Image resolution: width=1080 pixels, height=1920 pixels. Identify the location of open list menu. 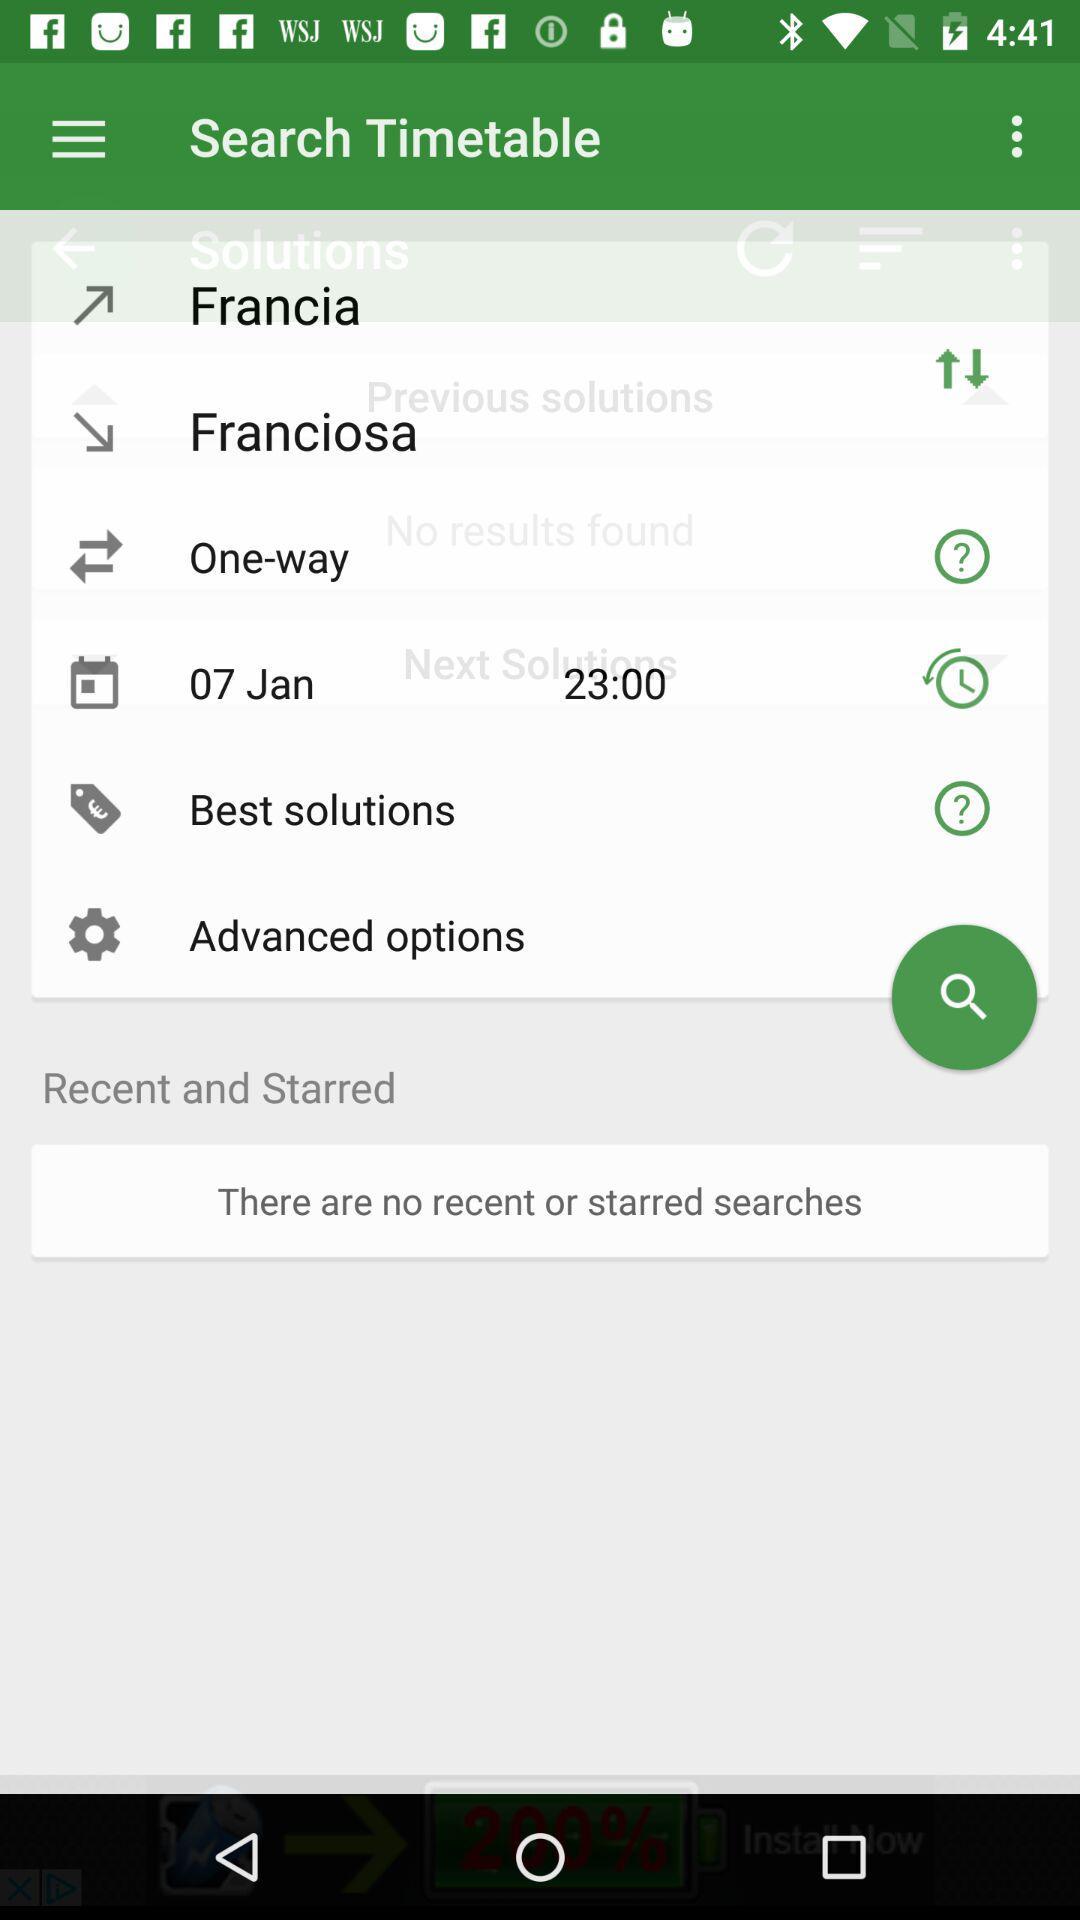
(88, 135).